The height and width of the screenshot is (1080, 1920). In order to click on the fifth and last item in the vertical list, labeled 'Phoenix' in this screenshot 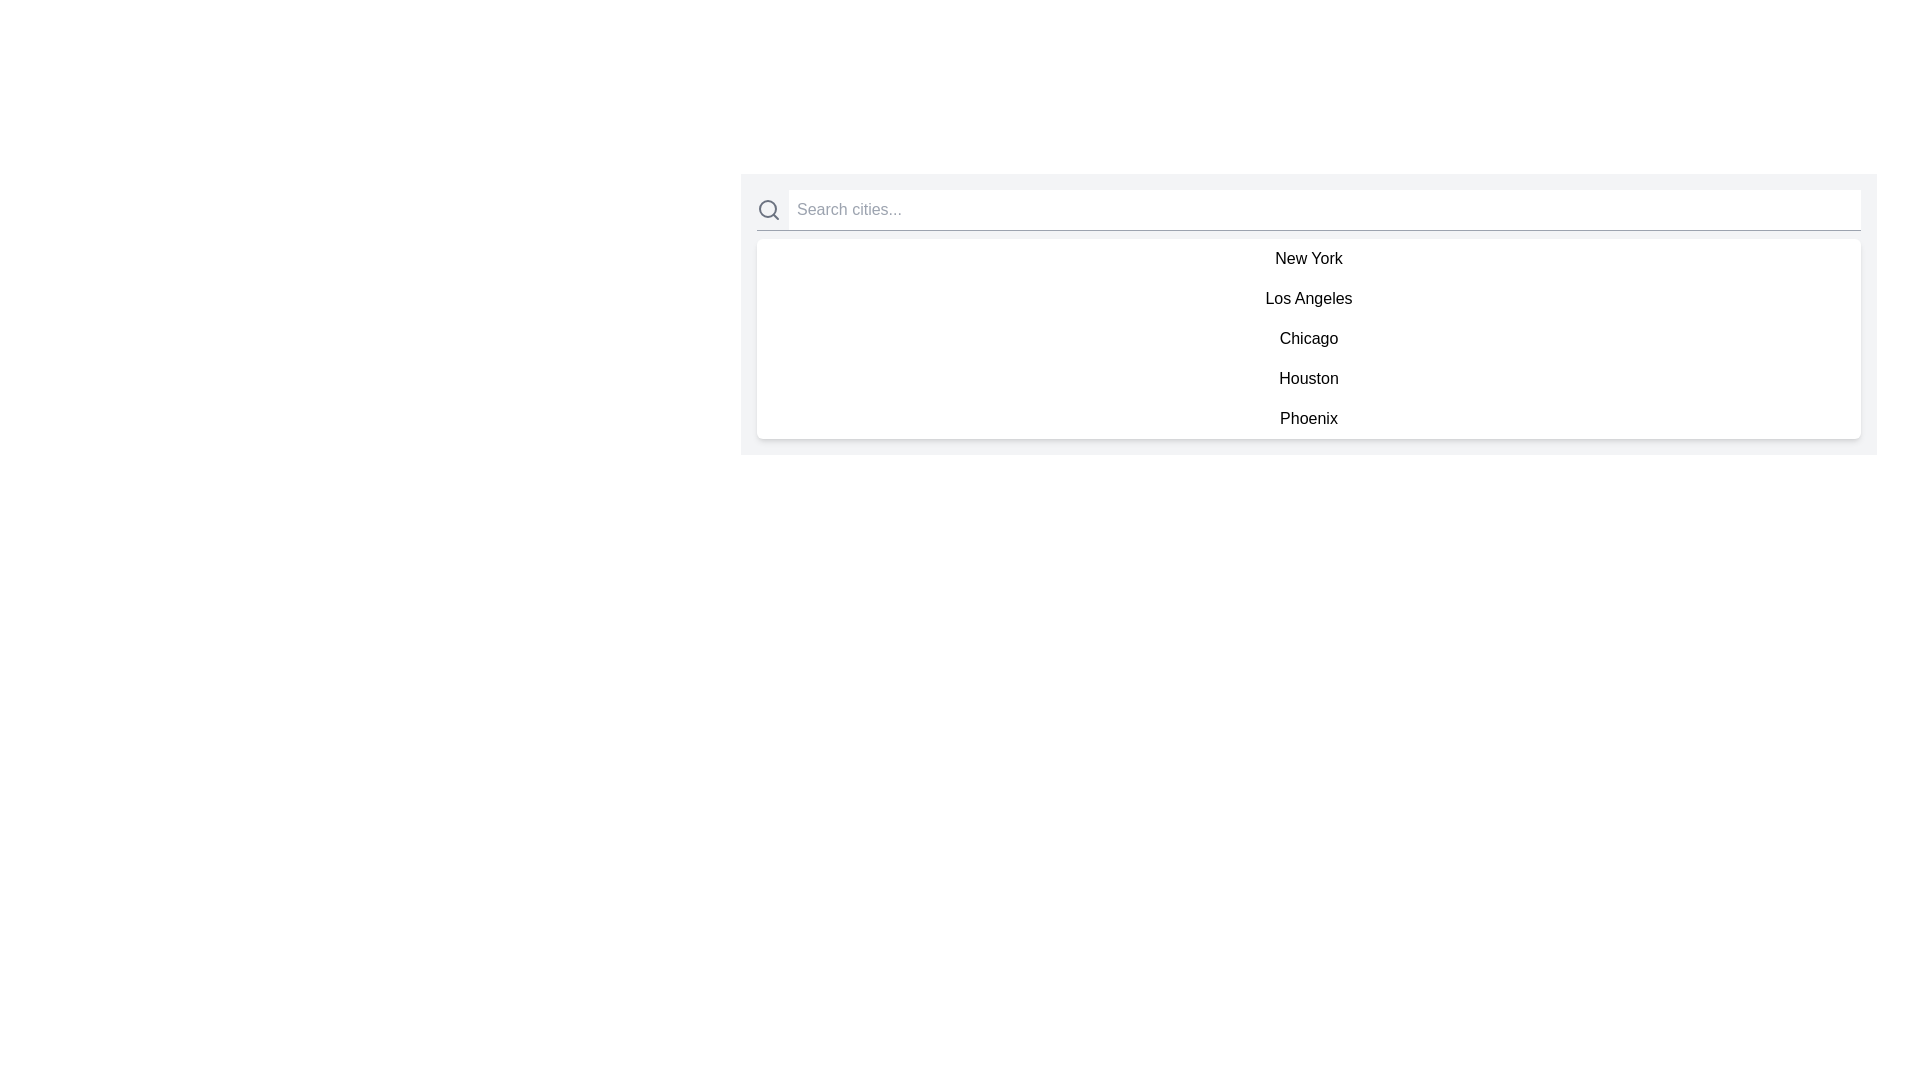, I will do `click(1309, 418)`.